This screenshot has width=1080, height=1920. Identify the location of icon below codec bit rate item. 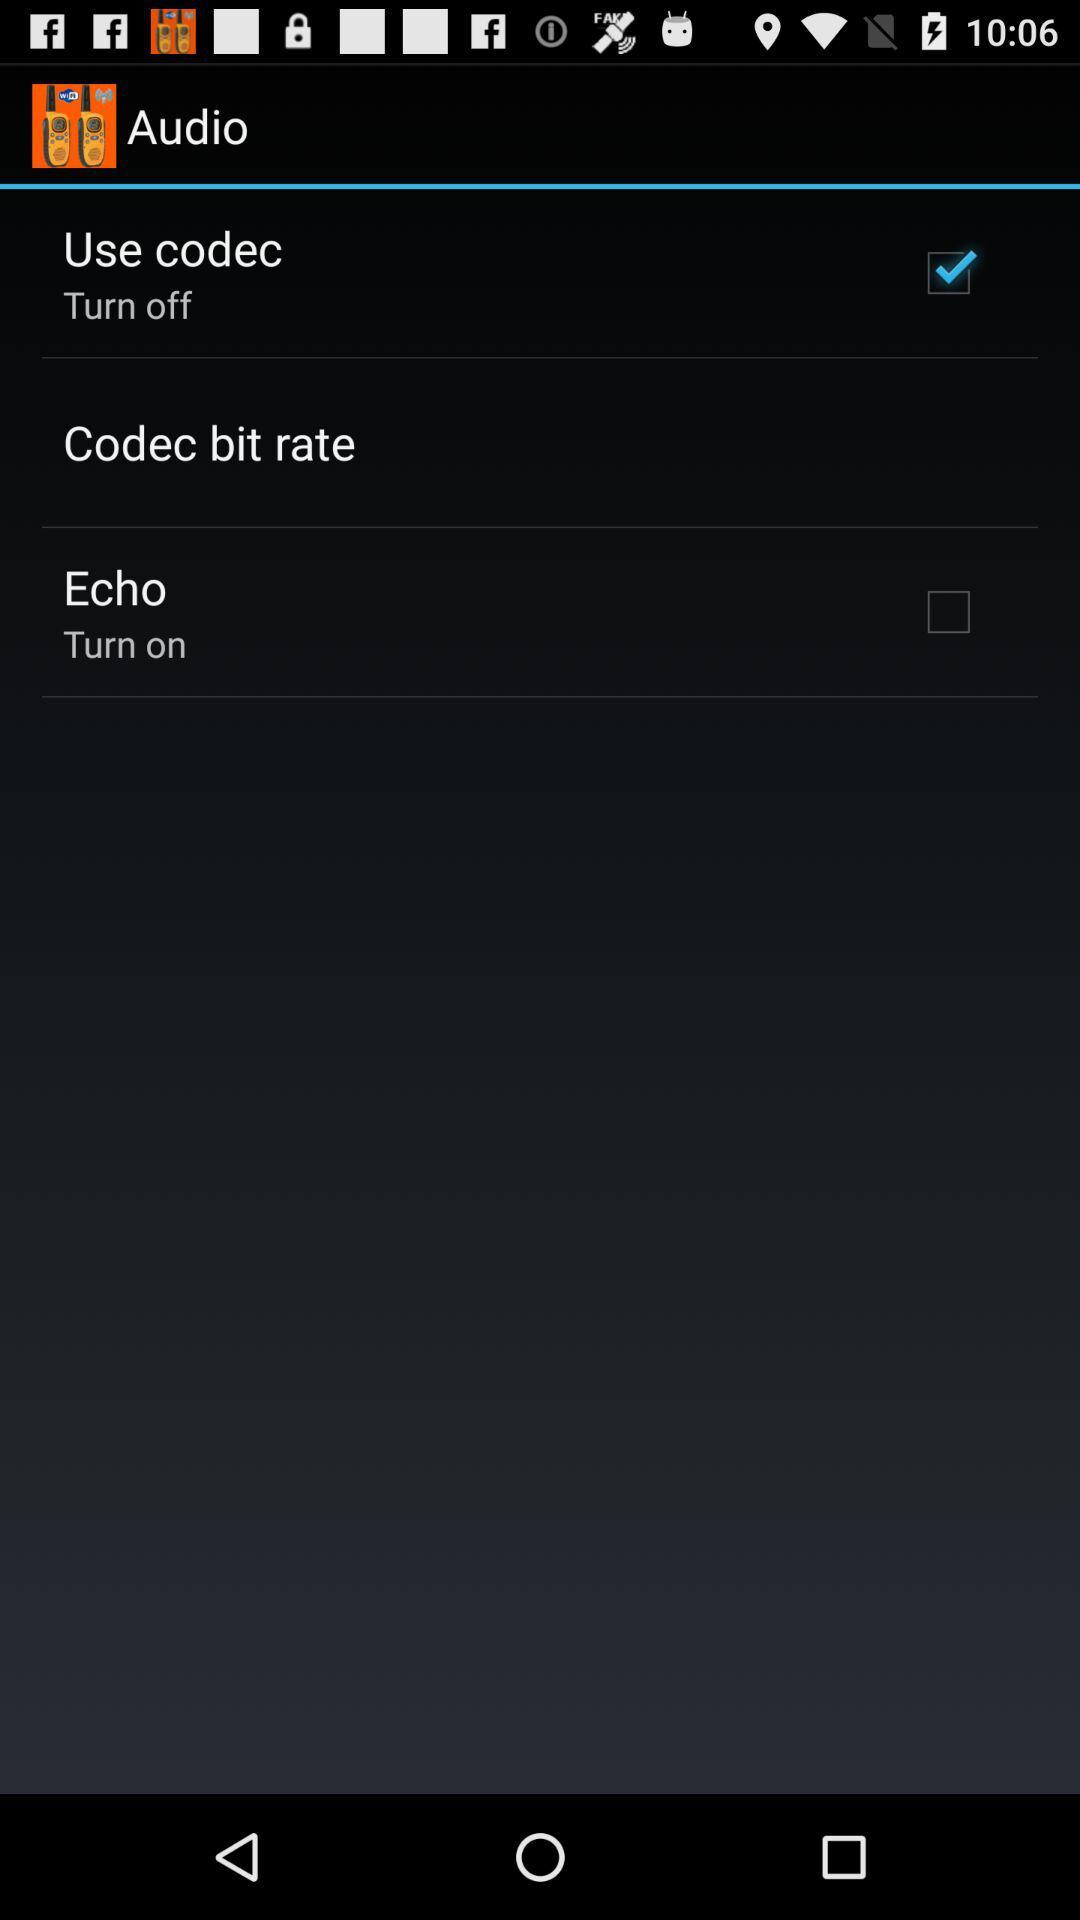
(115, 585).